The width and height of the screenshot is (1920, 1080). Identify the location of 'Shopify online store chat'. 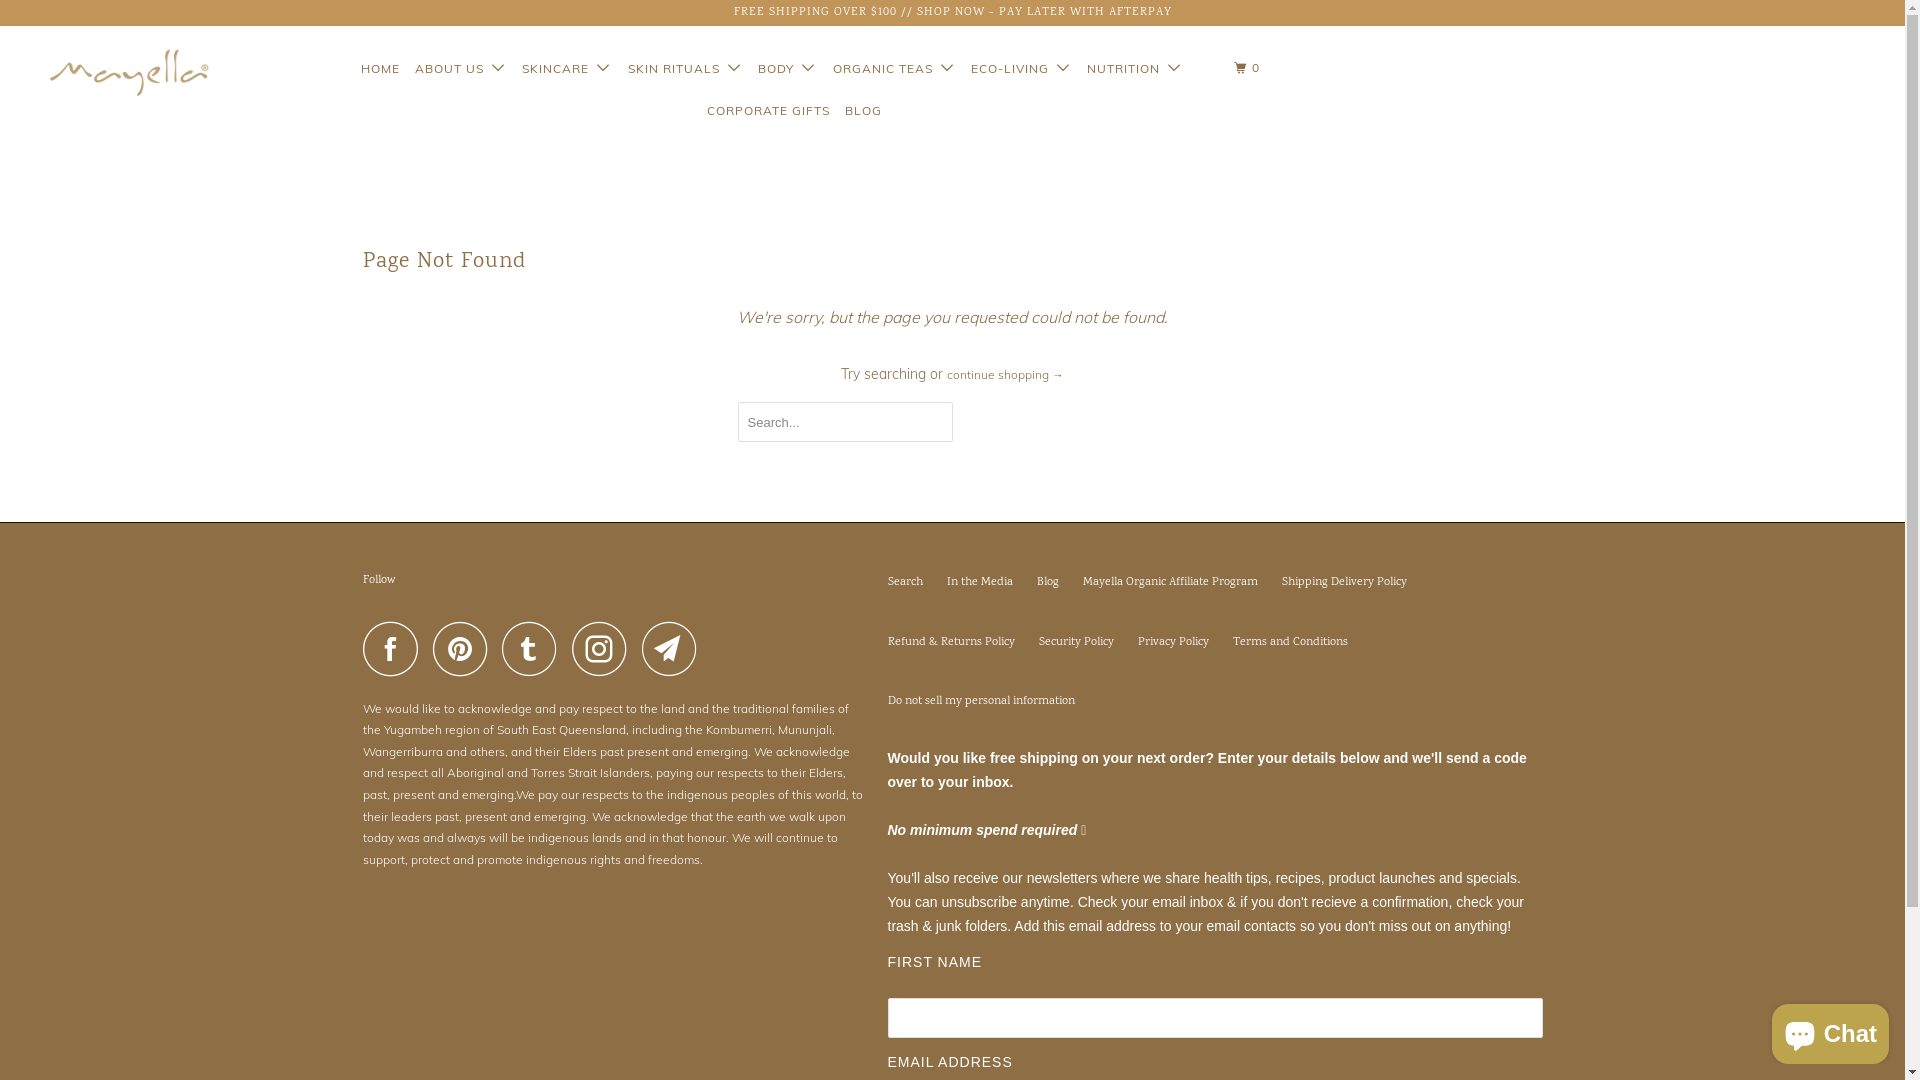
(1830, 1029).